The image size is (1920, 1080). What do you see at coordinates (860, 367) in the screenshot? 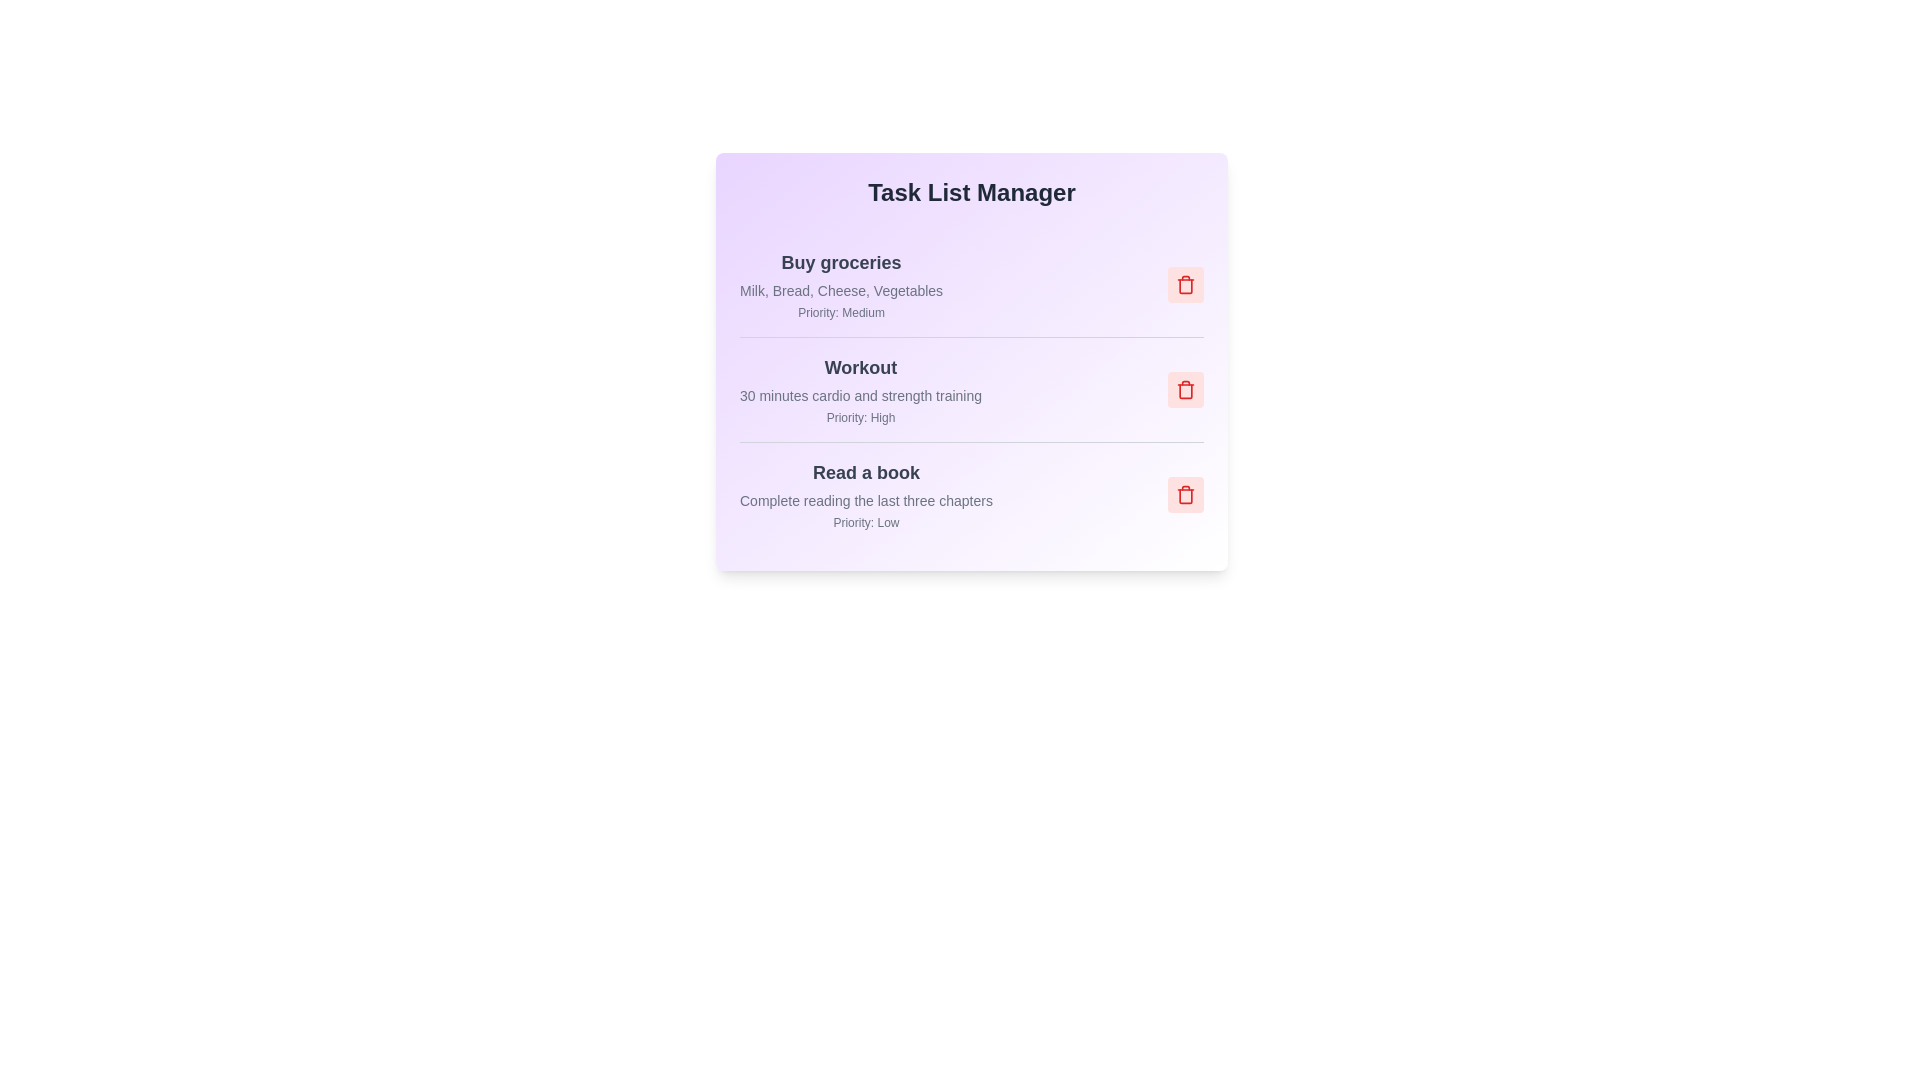
I see `the task item with title Workout` at bounding box center [860, 367].